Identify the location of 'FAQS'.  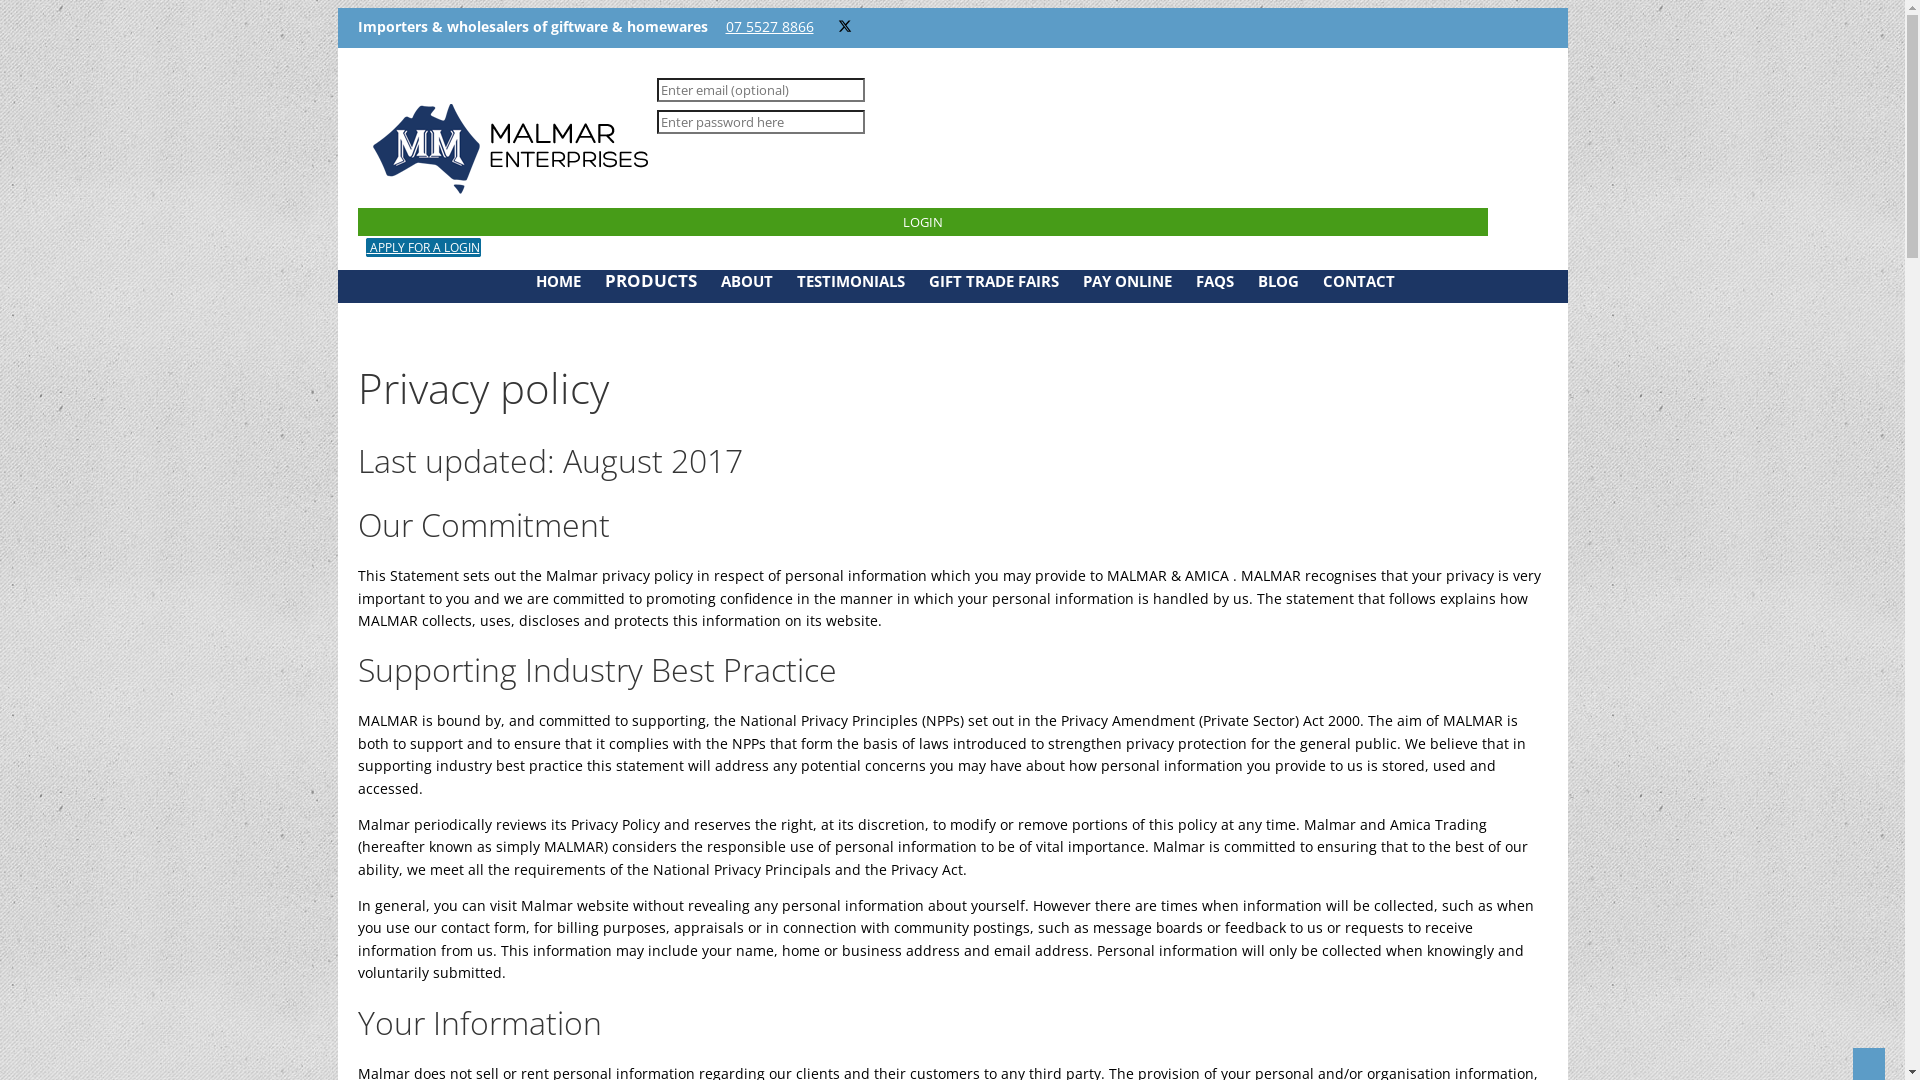
(1213, 281).